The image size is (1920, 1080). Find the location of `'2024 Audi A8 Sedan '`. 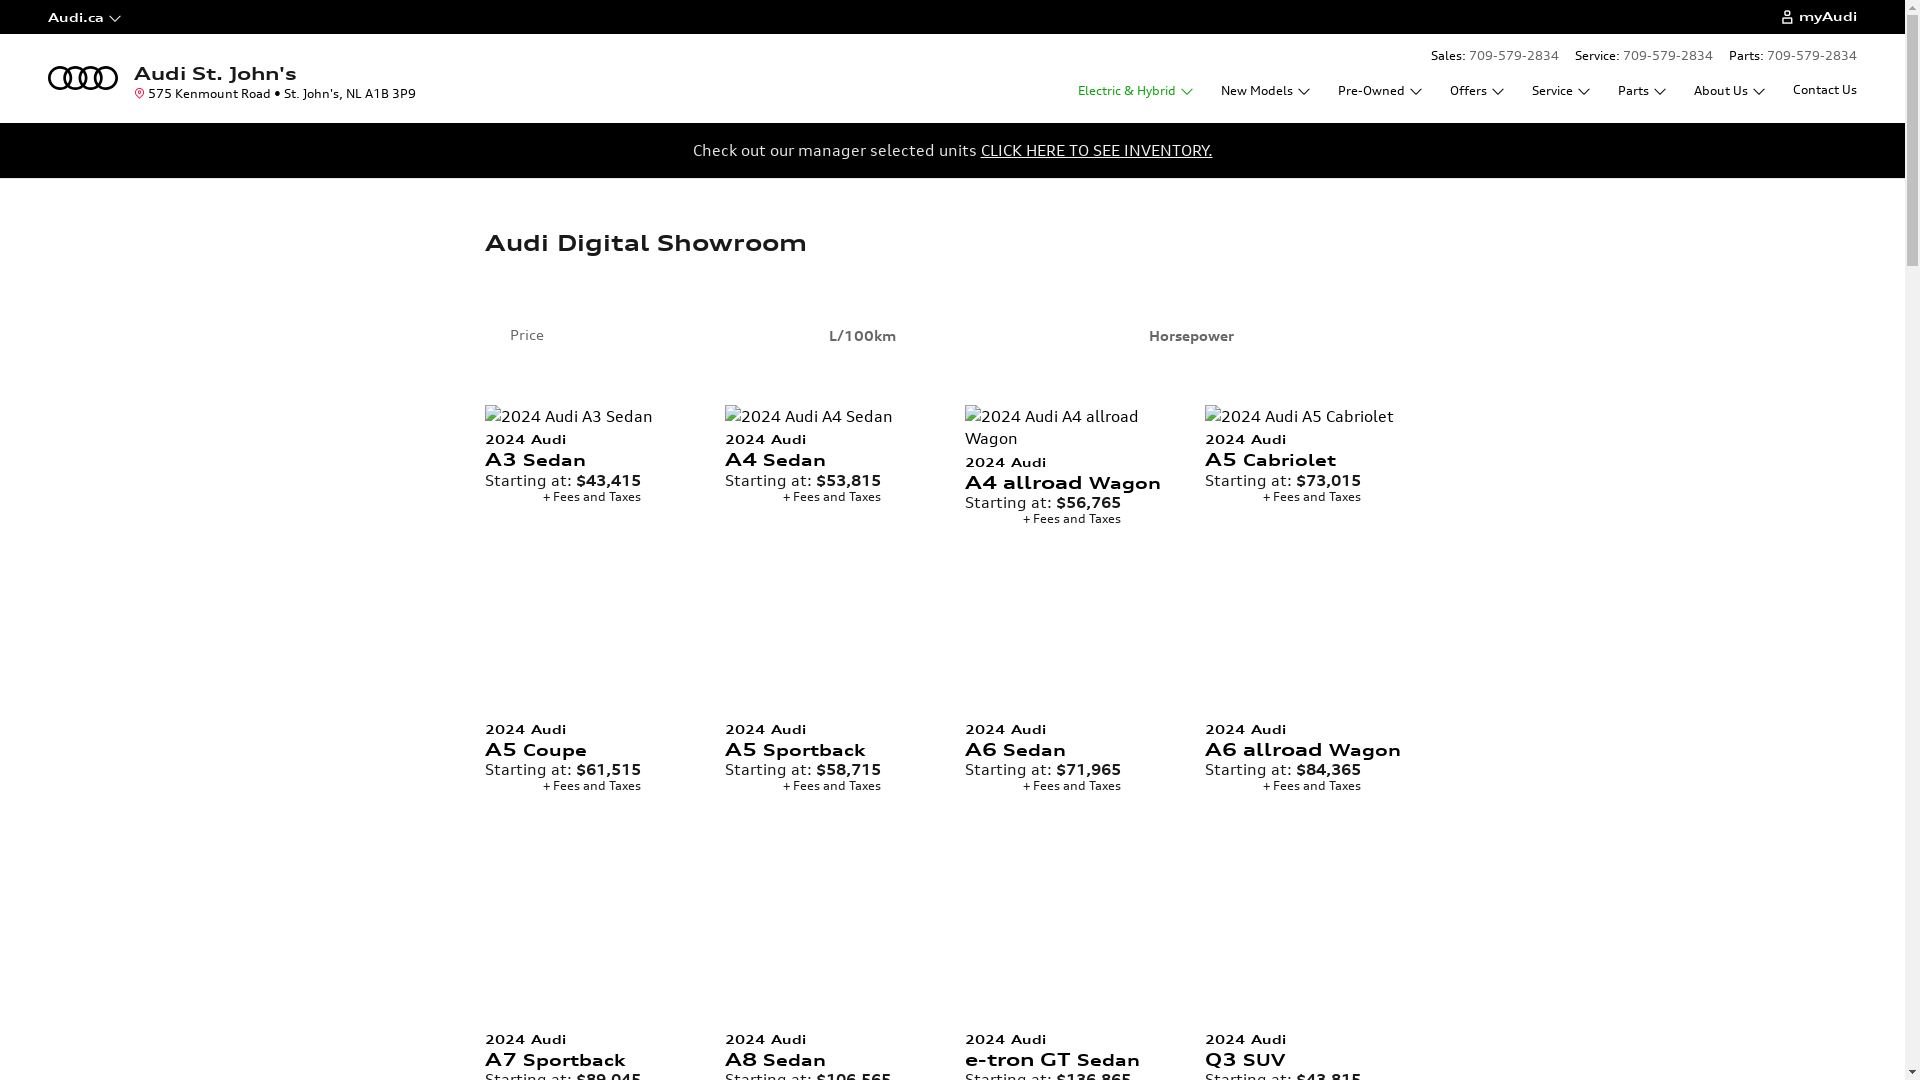

'2024 Audi A8 Sedan ' is located at coordinates (723, 1025).